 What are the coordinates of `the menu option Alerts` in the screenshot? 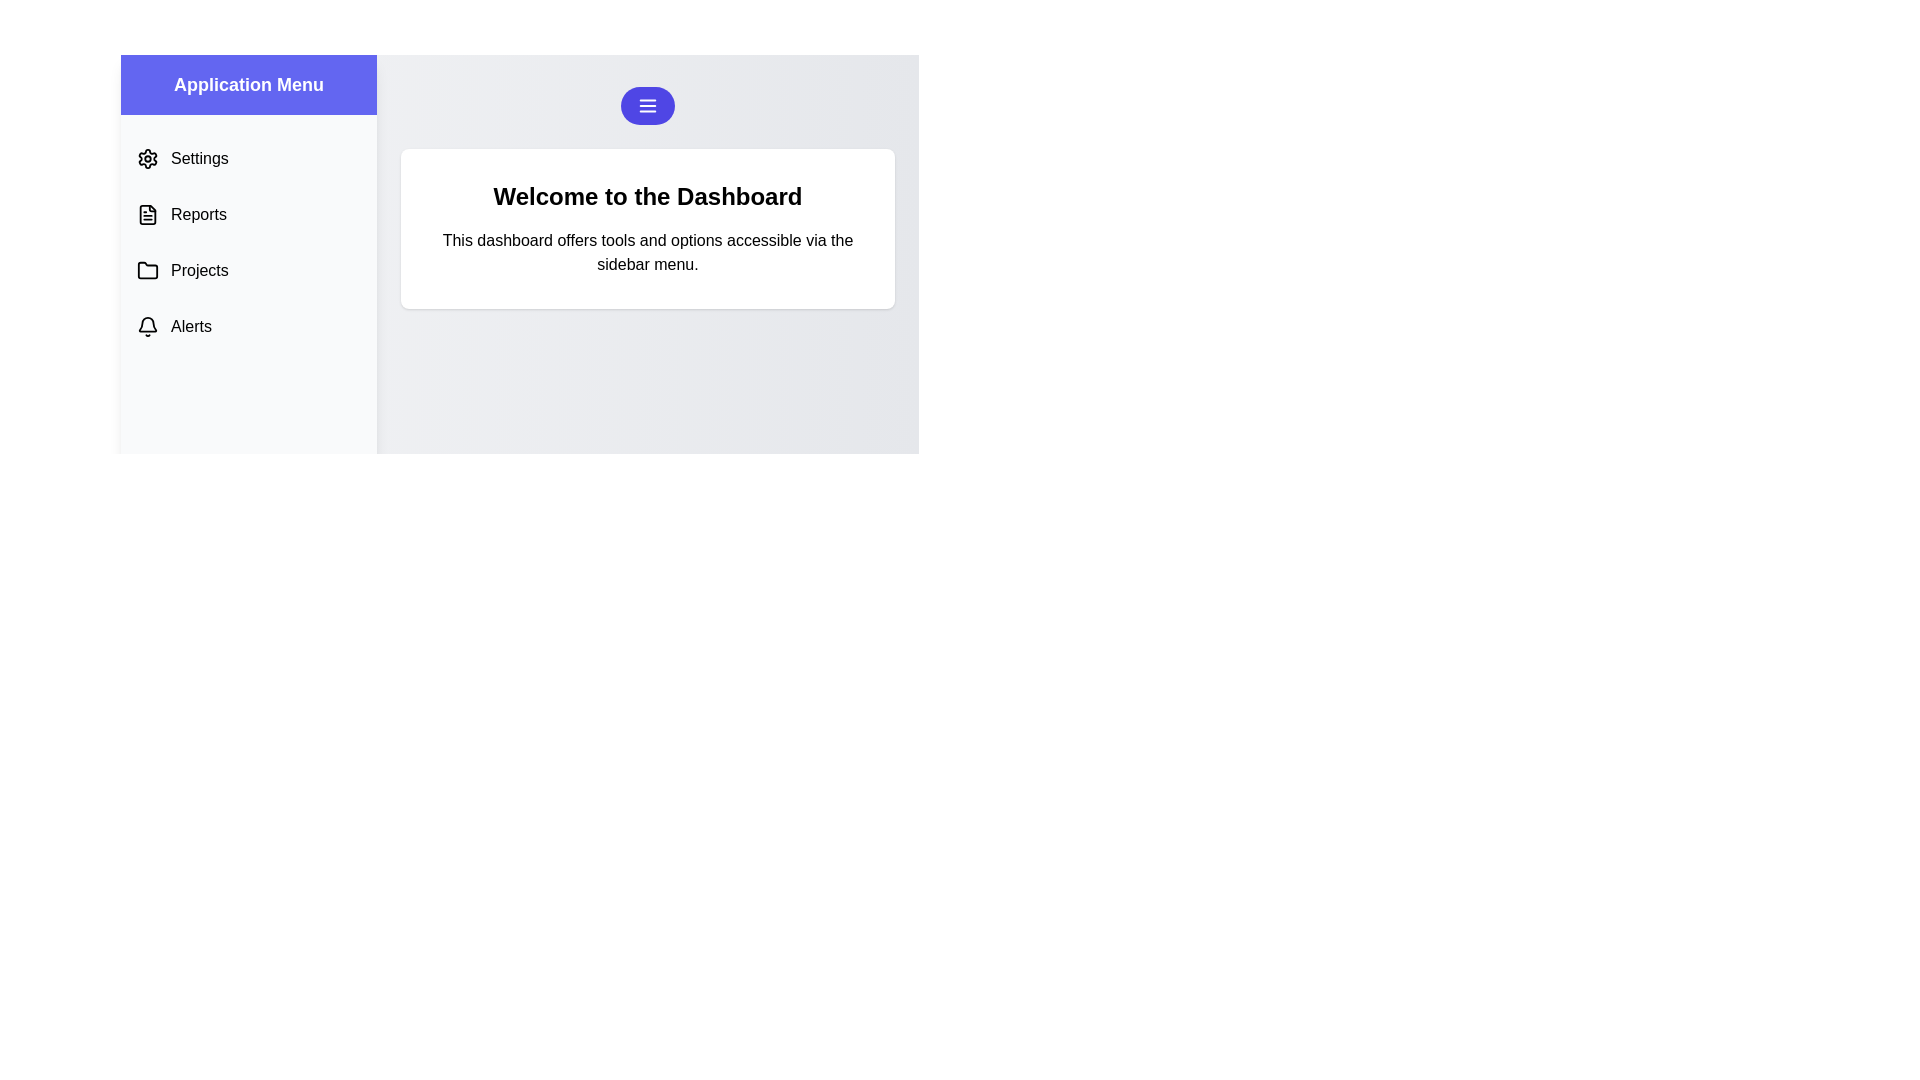 It's located at (248, 326).